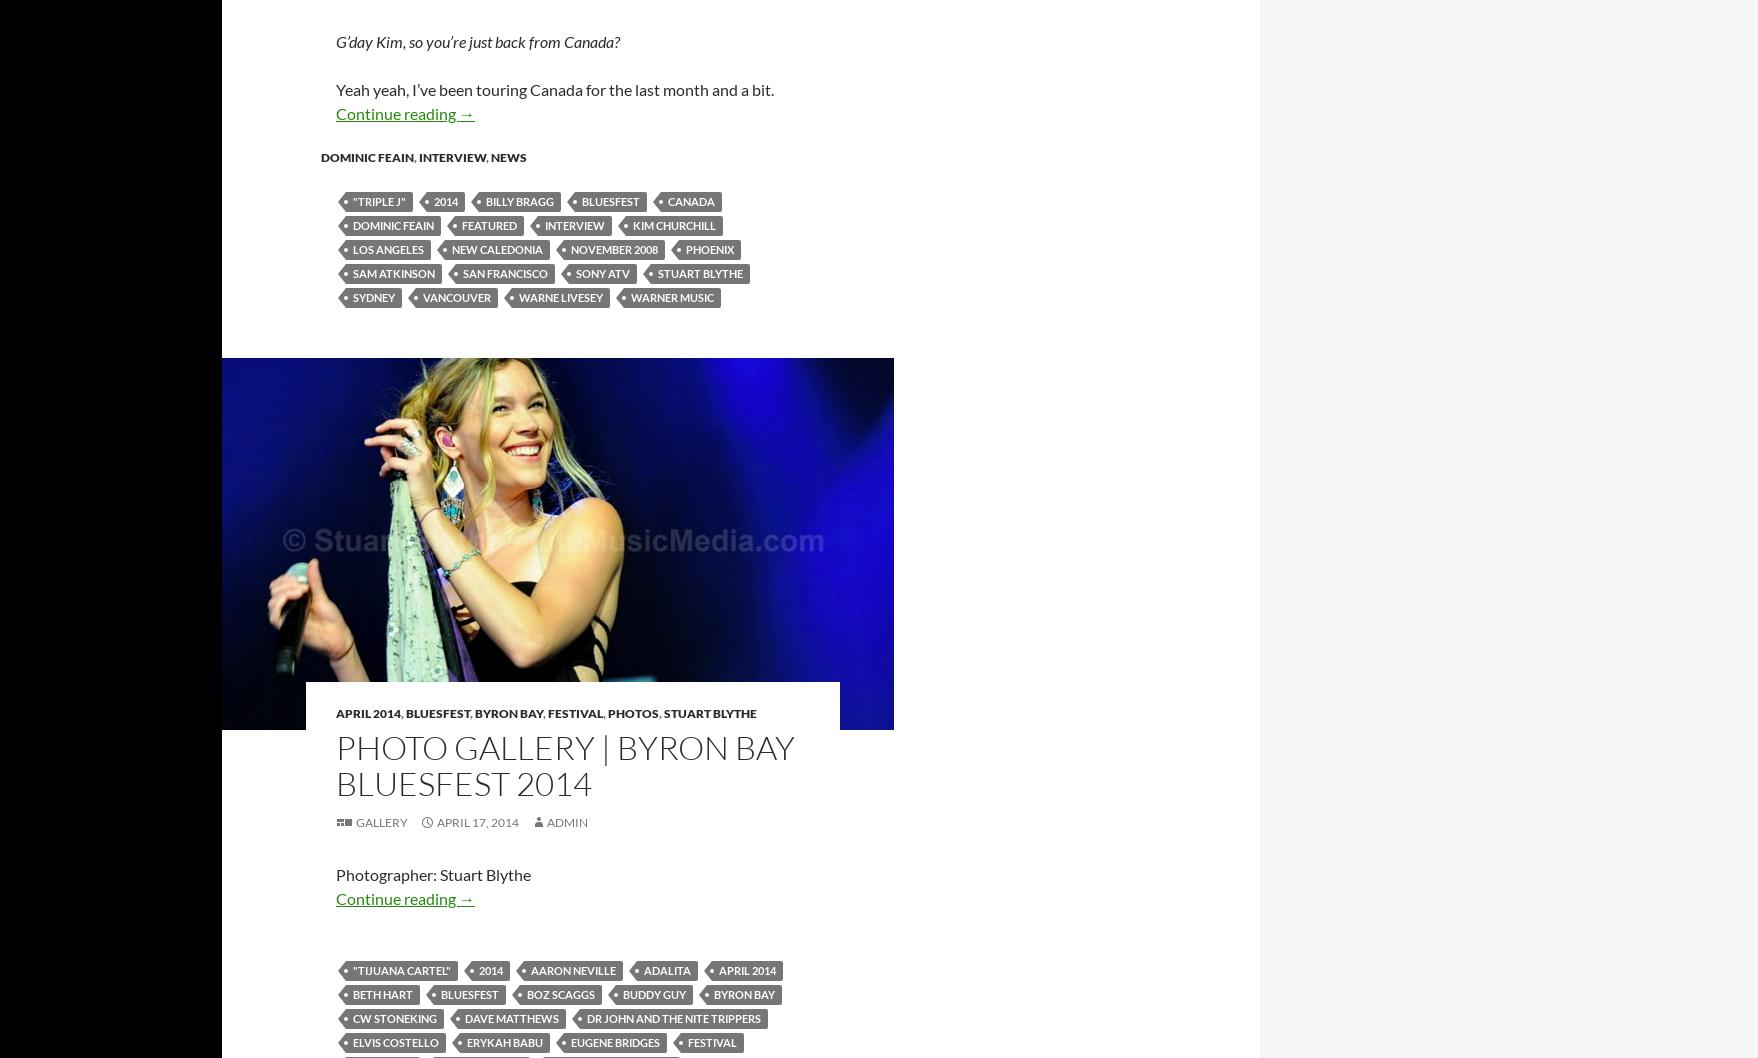  What do you see at coordinates (743, 992) in the screenshot?
I see `'byron bay'` at bounding box center [743, 992].